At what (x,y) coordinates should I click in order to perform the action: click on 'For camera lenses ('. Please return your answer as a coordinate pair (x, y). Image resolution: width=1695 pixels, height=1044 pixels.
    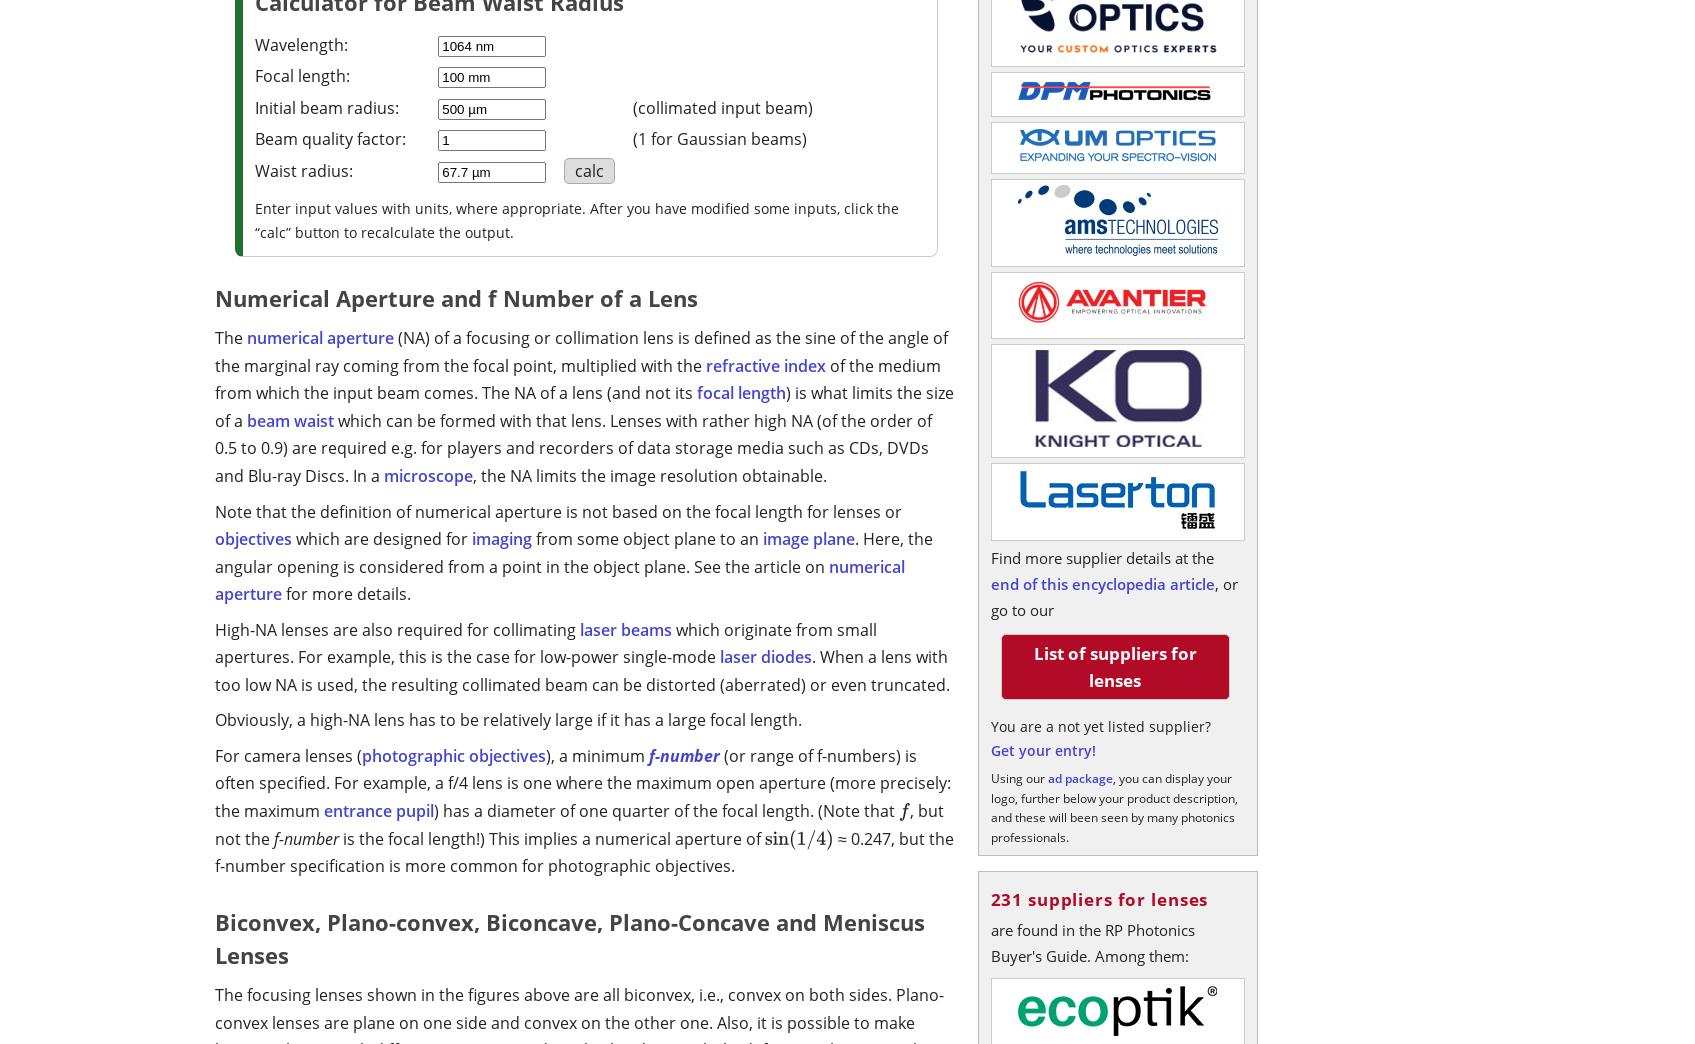
    Looking at the image, I should click on (213, 755).